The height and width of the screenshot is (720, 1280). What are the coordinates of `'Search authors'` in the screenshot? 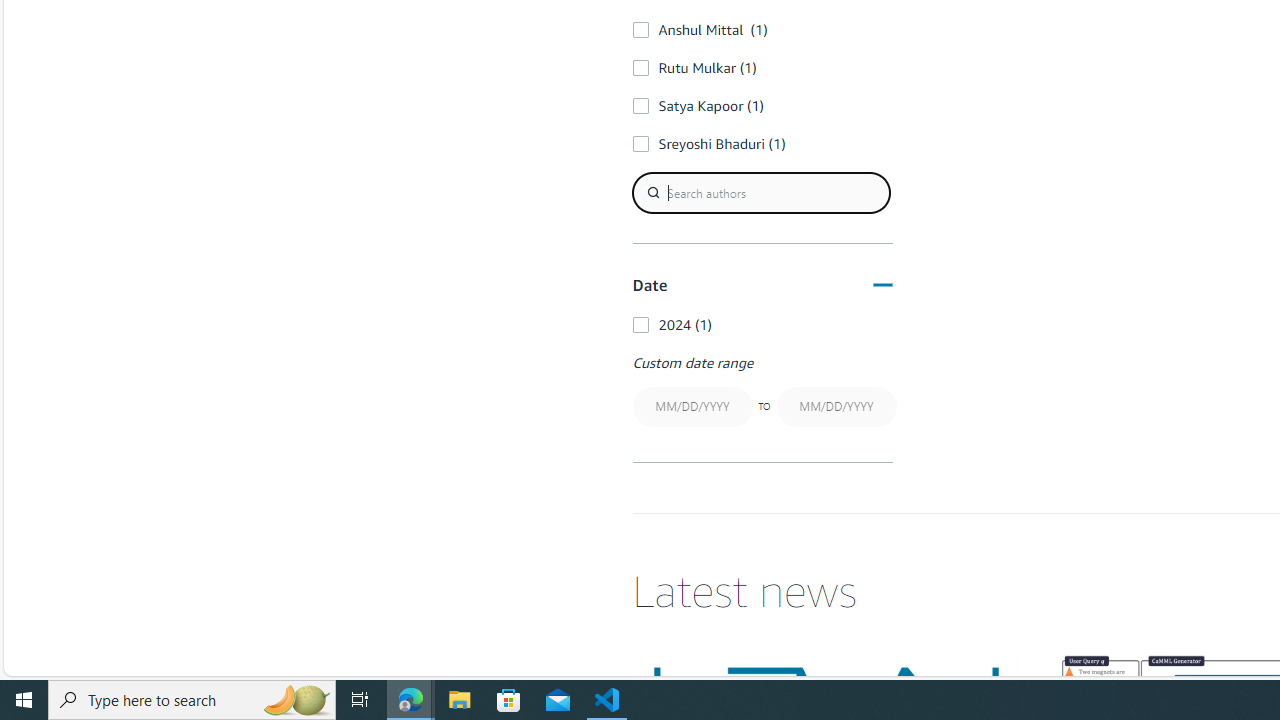 It's located at (759, 192).